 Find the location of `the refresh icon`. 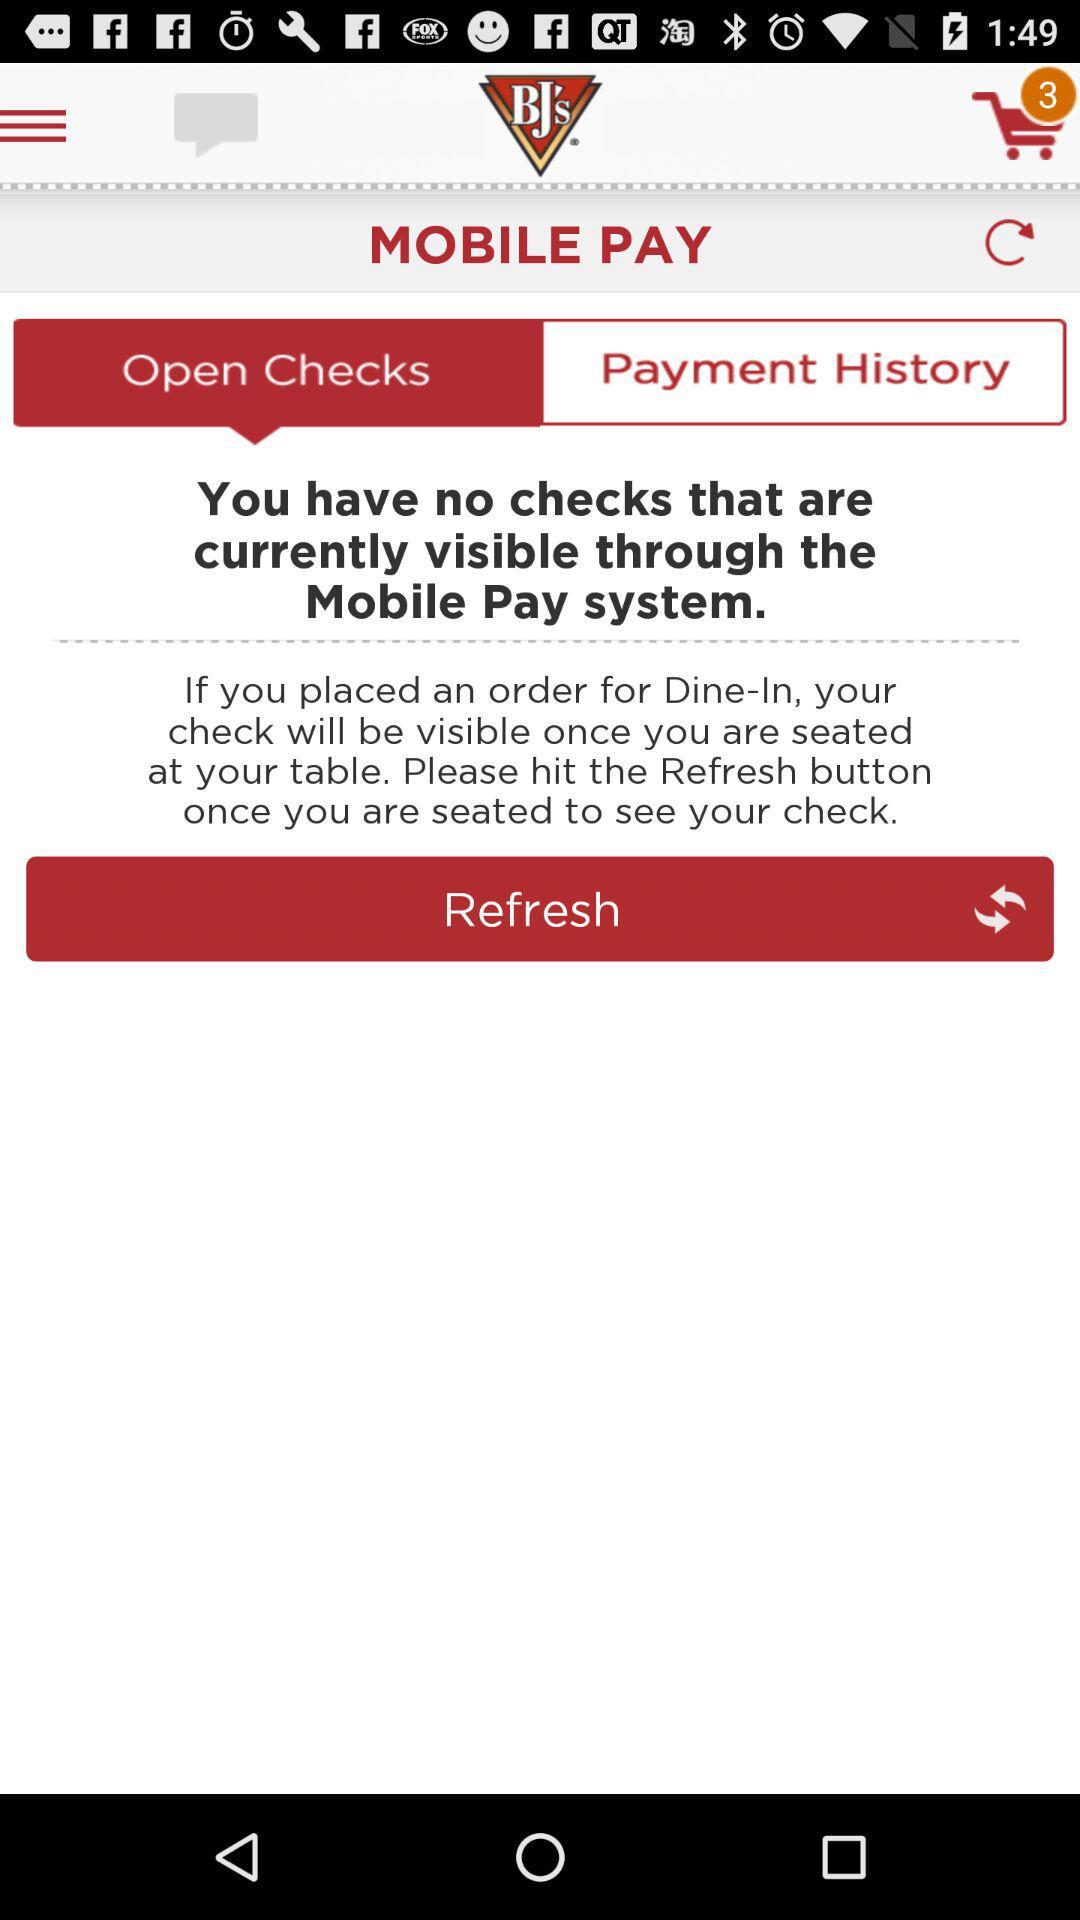

the refresh icon is located at coordinates (1009, 259).